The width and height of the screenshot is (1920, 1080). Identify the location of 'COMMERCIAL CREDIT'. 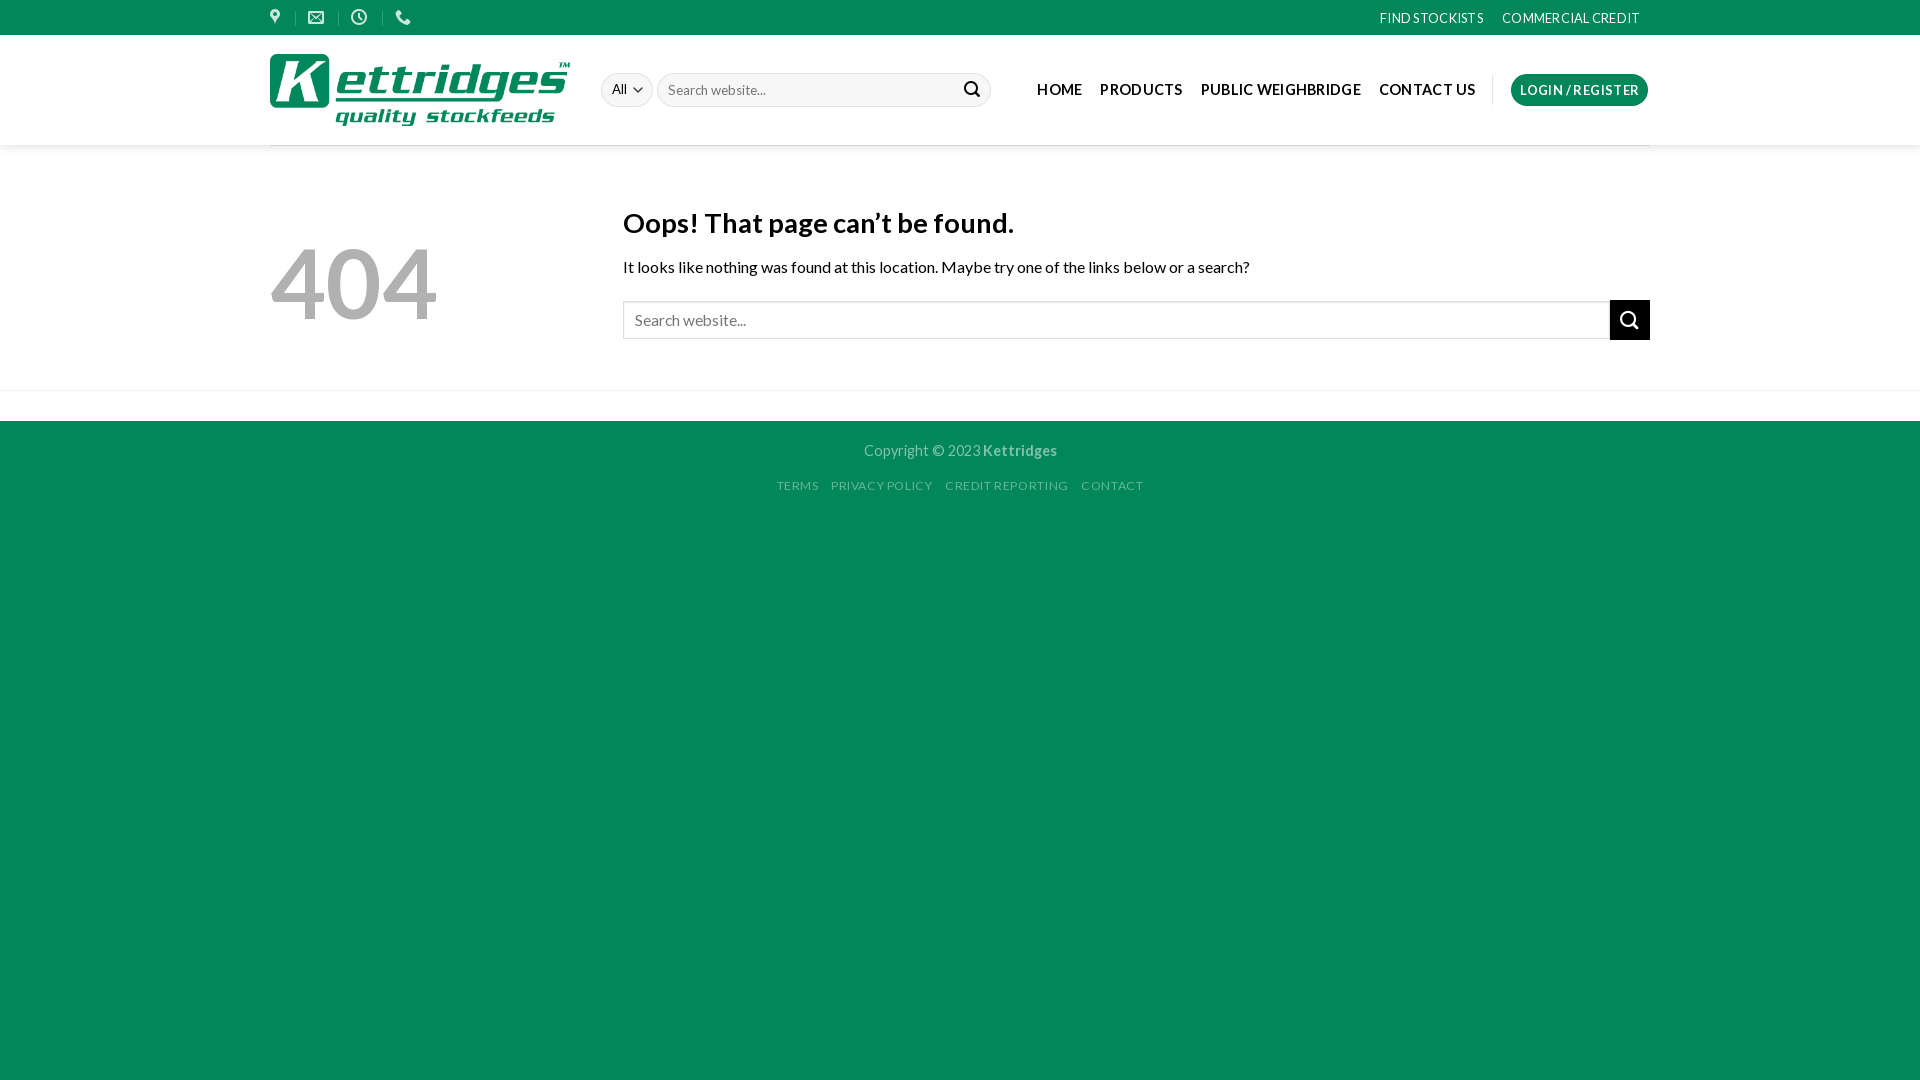
(1569, 16).